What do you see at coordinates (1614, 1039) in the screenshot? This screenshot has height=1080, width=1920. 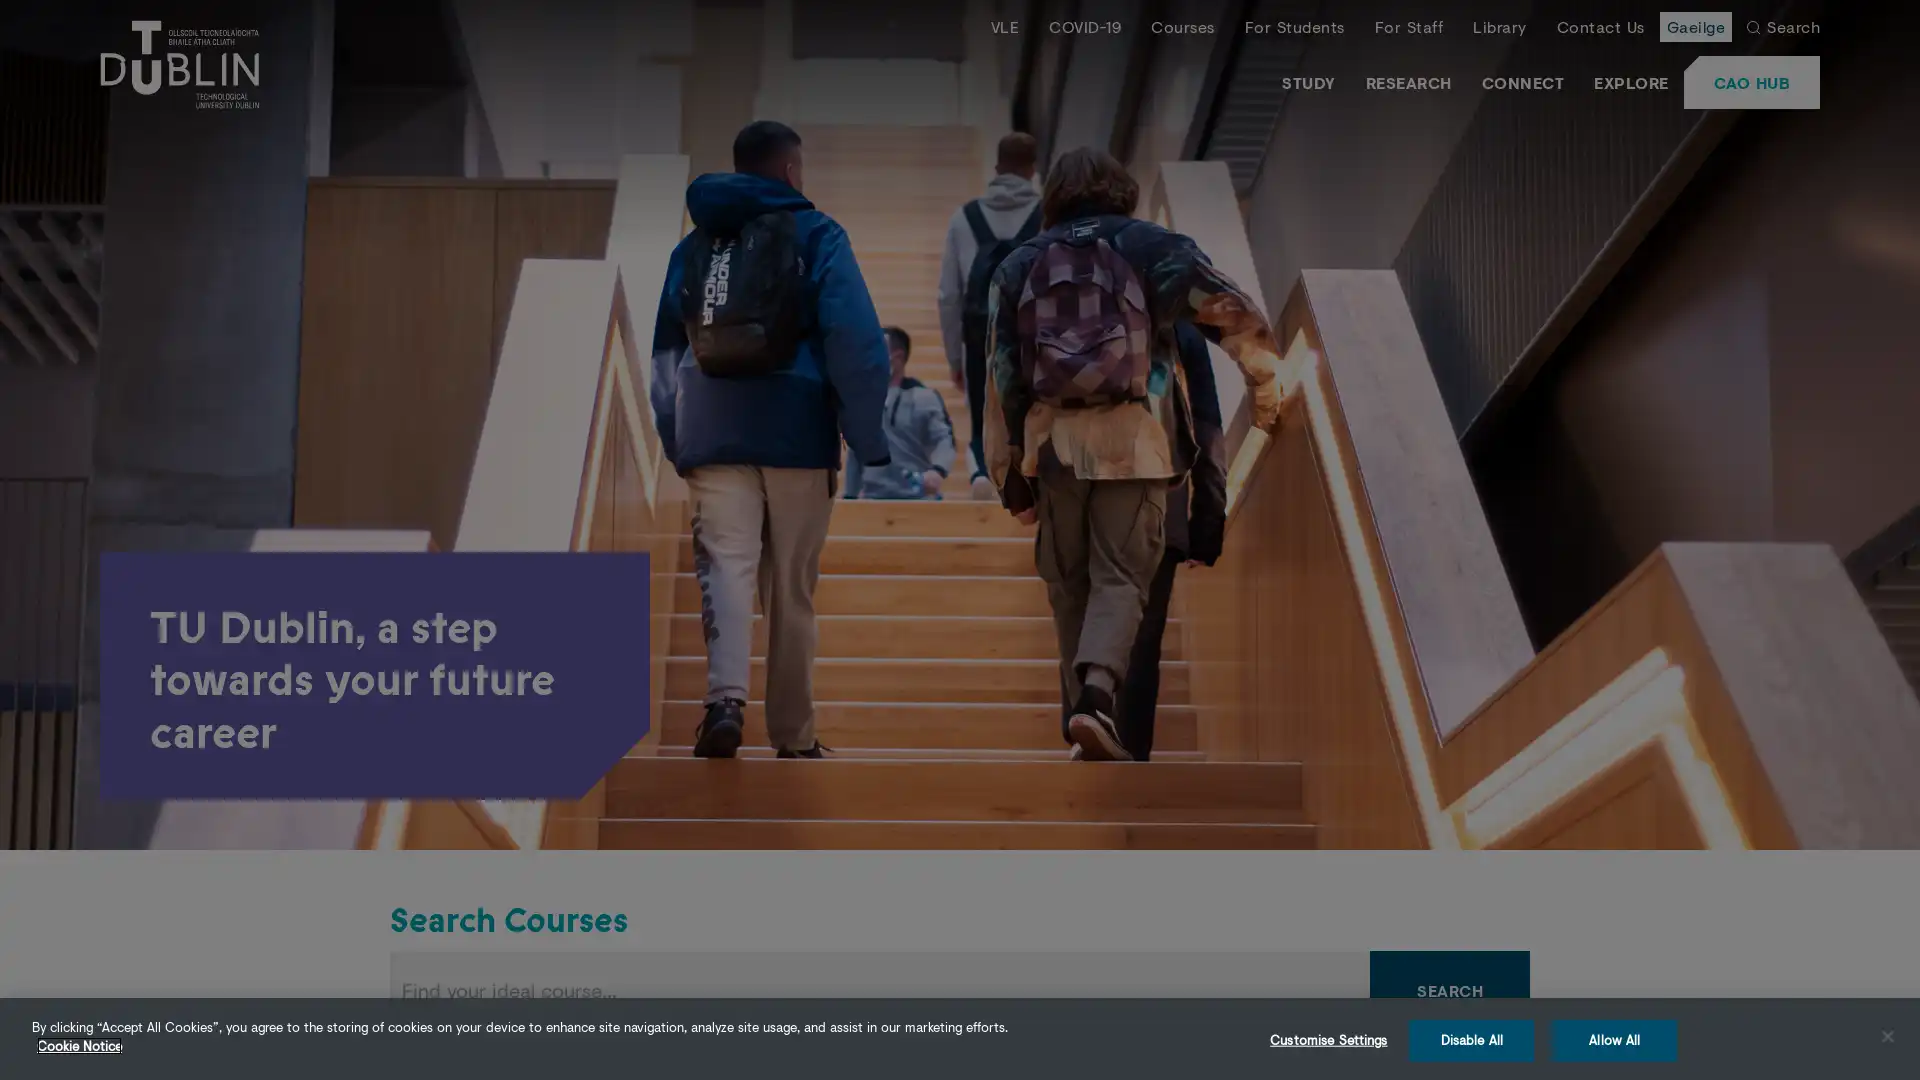 I see `Allow All` at bounding box center [1614, 1039].